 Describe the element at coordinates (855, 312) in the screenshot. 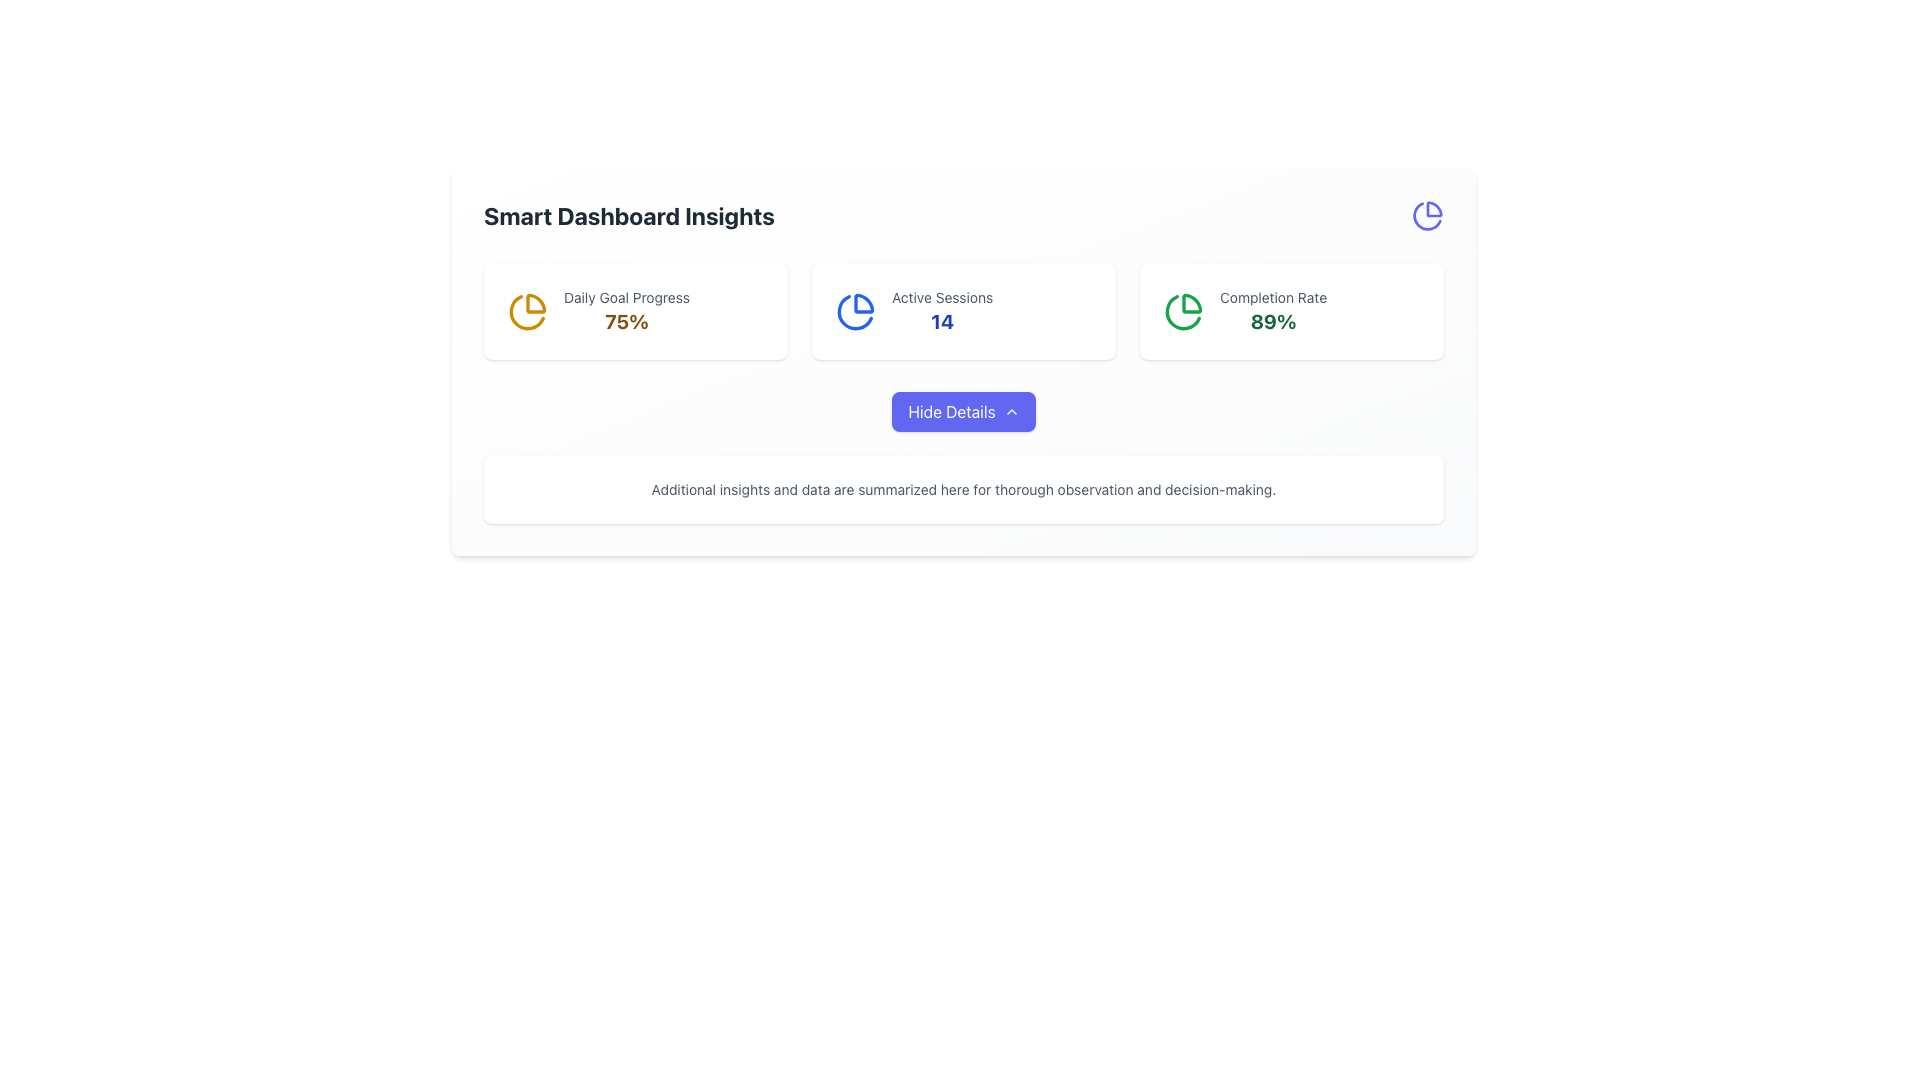

I see `the blue circular pie-chart icon associated with the 'Active Sessions' metric, located within the white card and aligned to the left of the text and number (14)` at that location.